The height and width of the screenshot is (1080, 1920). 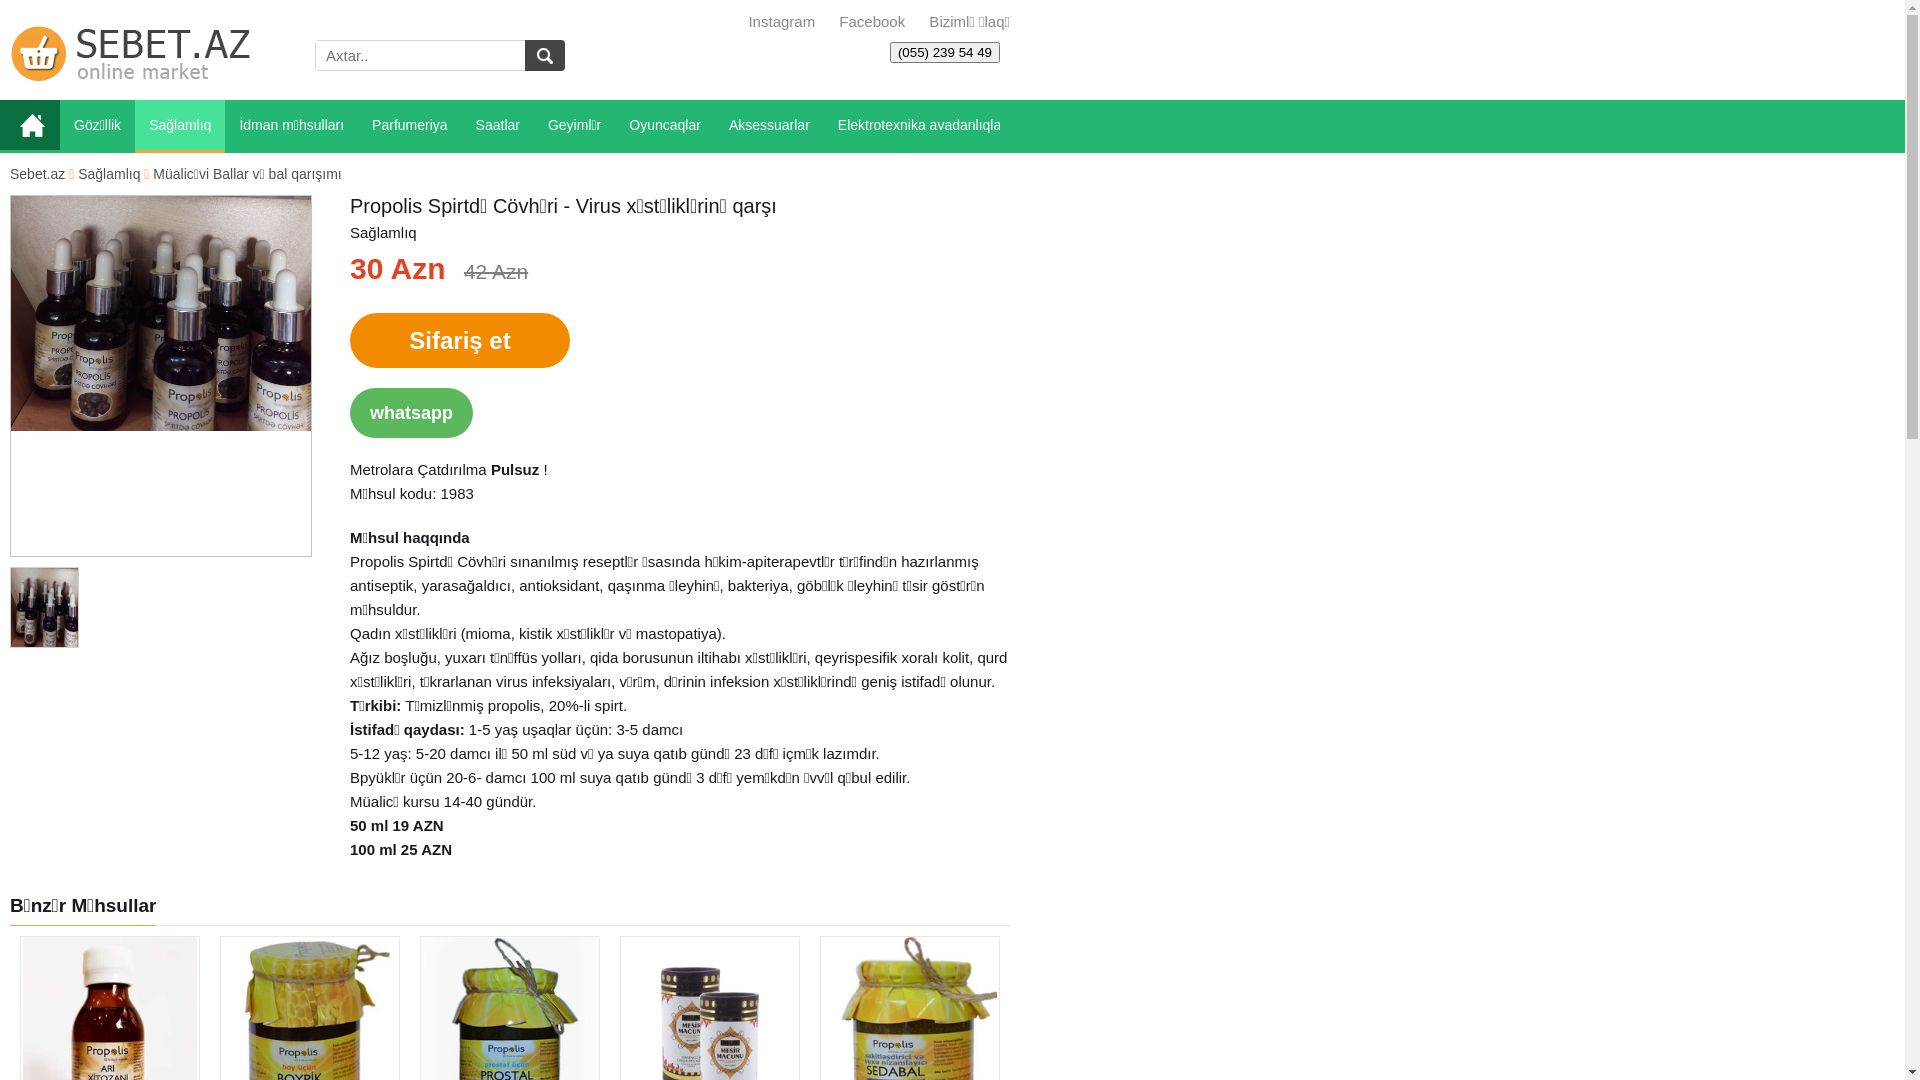 I want to click on 'Parfumeriya', so click(x=408, y=126).